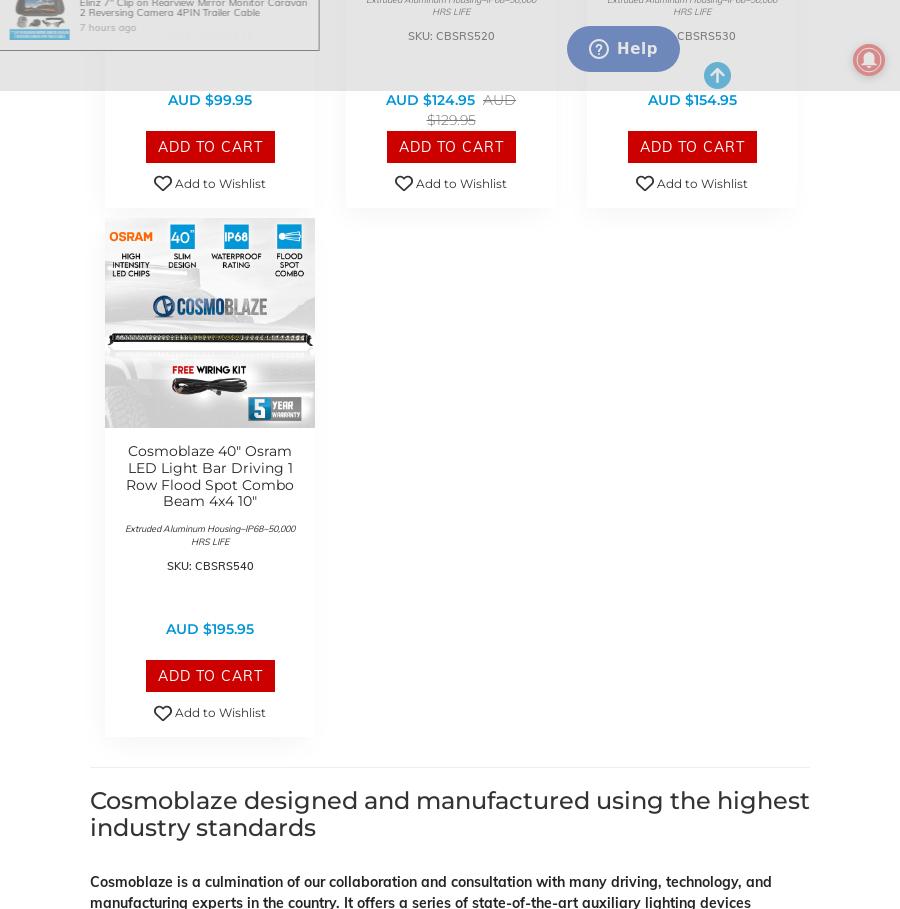 This screenshot has height=909, width=900. Describe the element at coordinates (209, 534) in the screenshot. I see `'Extruded Aluminum Housing~IP68~50,000 HRS LIFE'` at that location.